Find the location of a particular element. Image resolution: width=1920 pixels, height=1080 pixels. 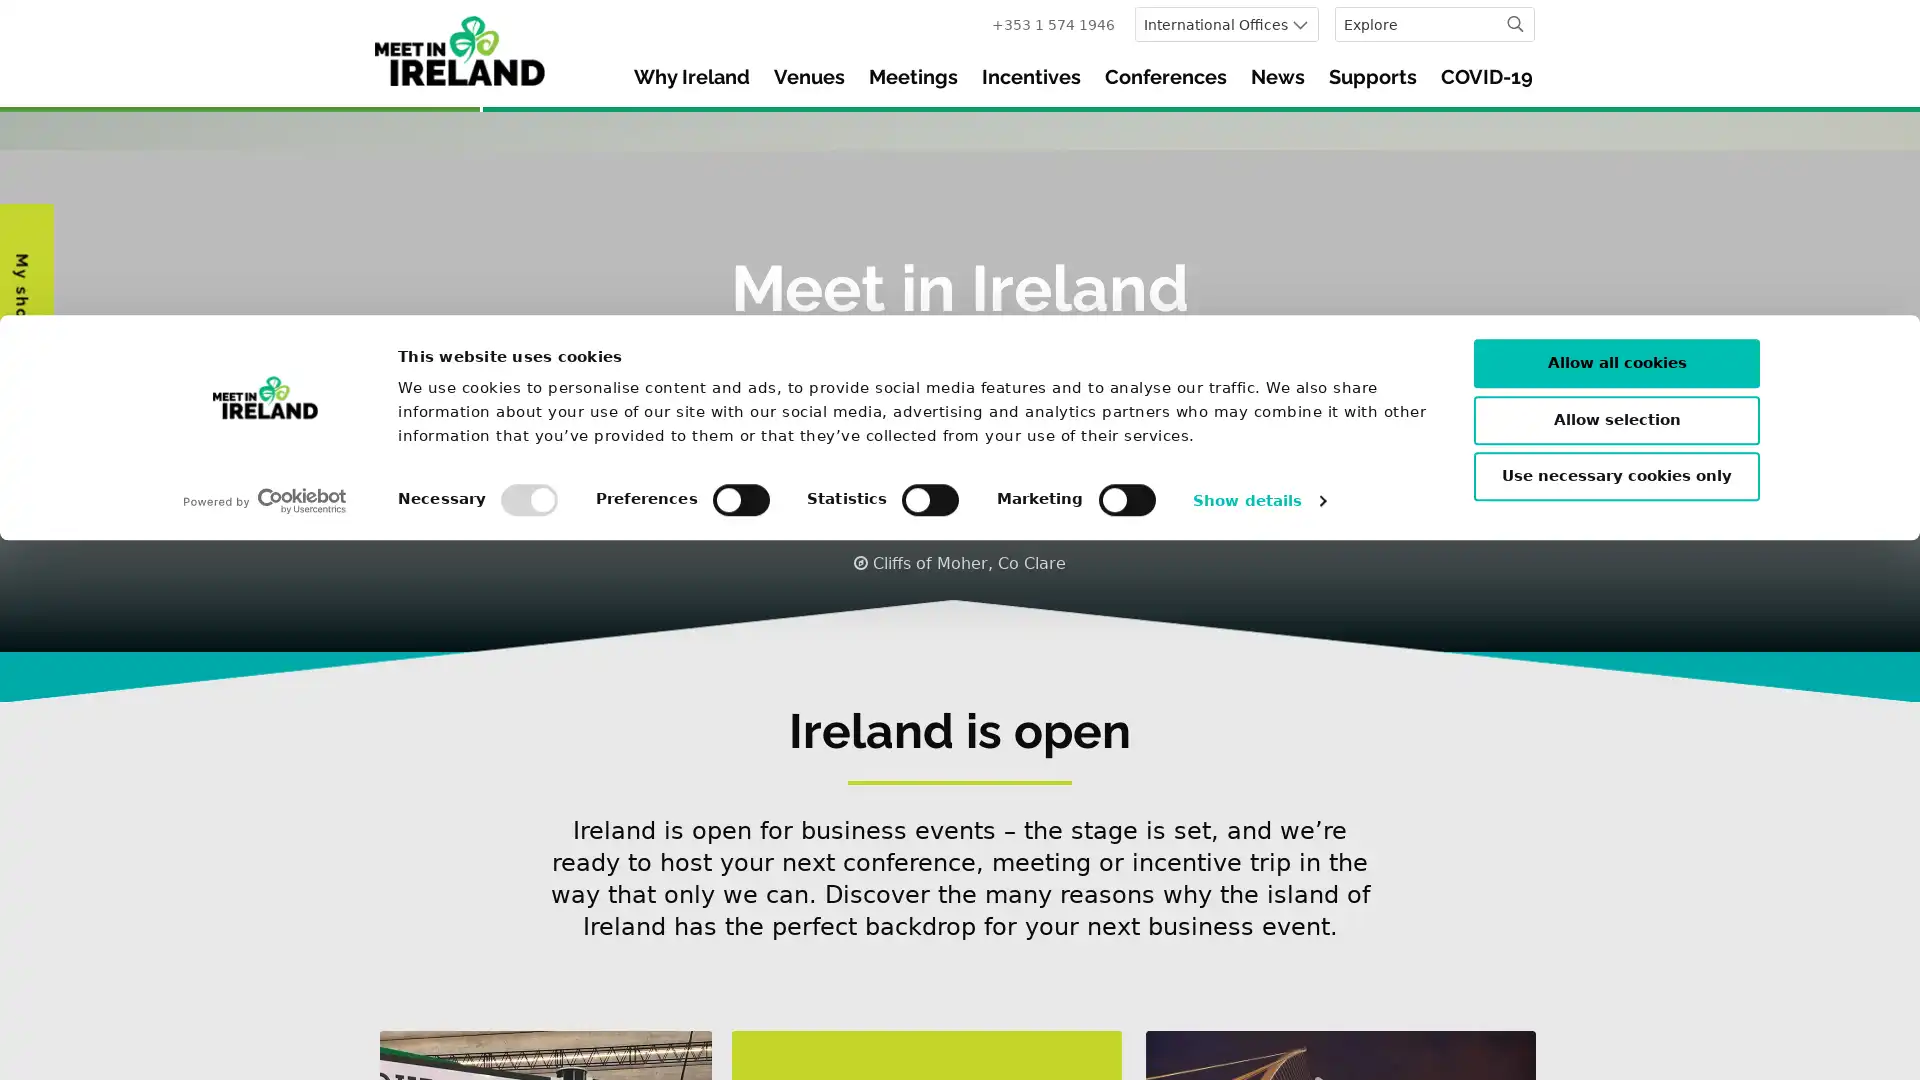

Use necessary cookies only is located at coordinates (1617, 1016).